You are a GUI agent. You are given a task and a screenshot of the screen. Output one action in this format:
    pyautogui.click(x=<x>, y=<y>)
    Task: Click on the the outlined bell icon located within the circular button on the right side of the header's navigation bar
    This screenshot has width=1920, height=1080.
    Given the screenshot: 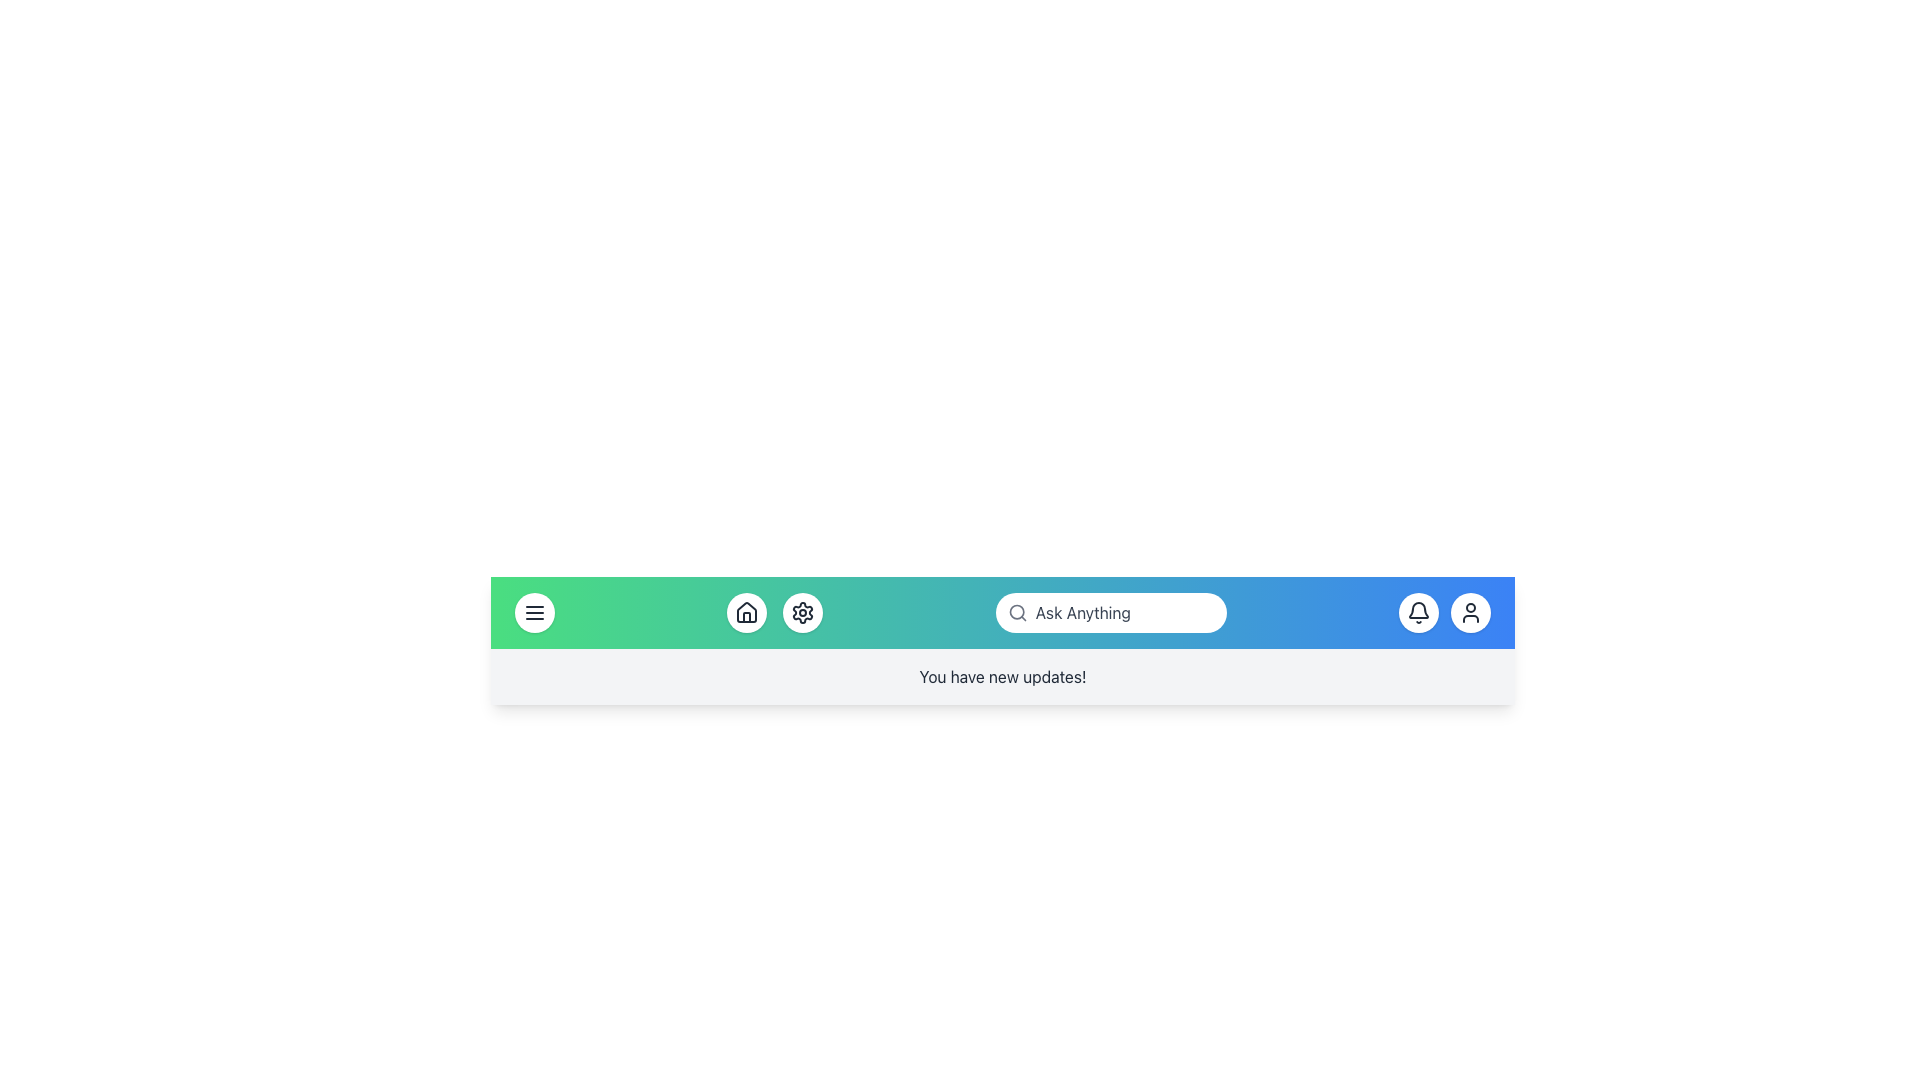 What is the action you would take?
    pyautogui.click(x=1418, y=612)
    